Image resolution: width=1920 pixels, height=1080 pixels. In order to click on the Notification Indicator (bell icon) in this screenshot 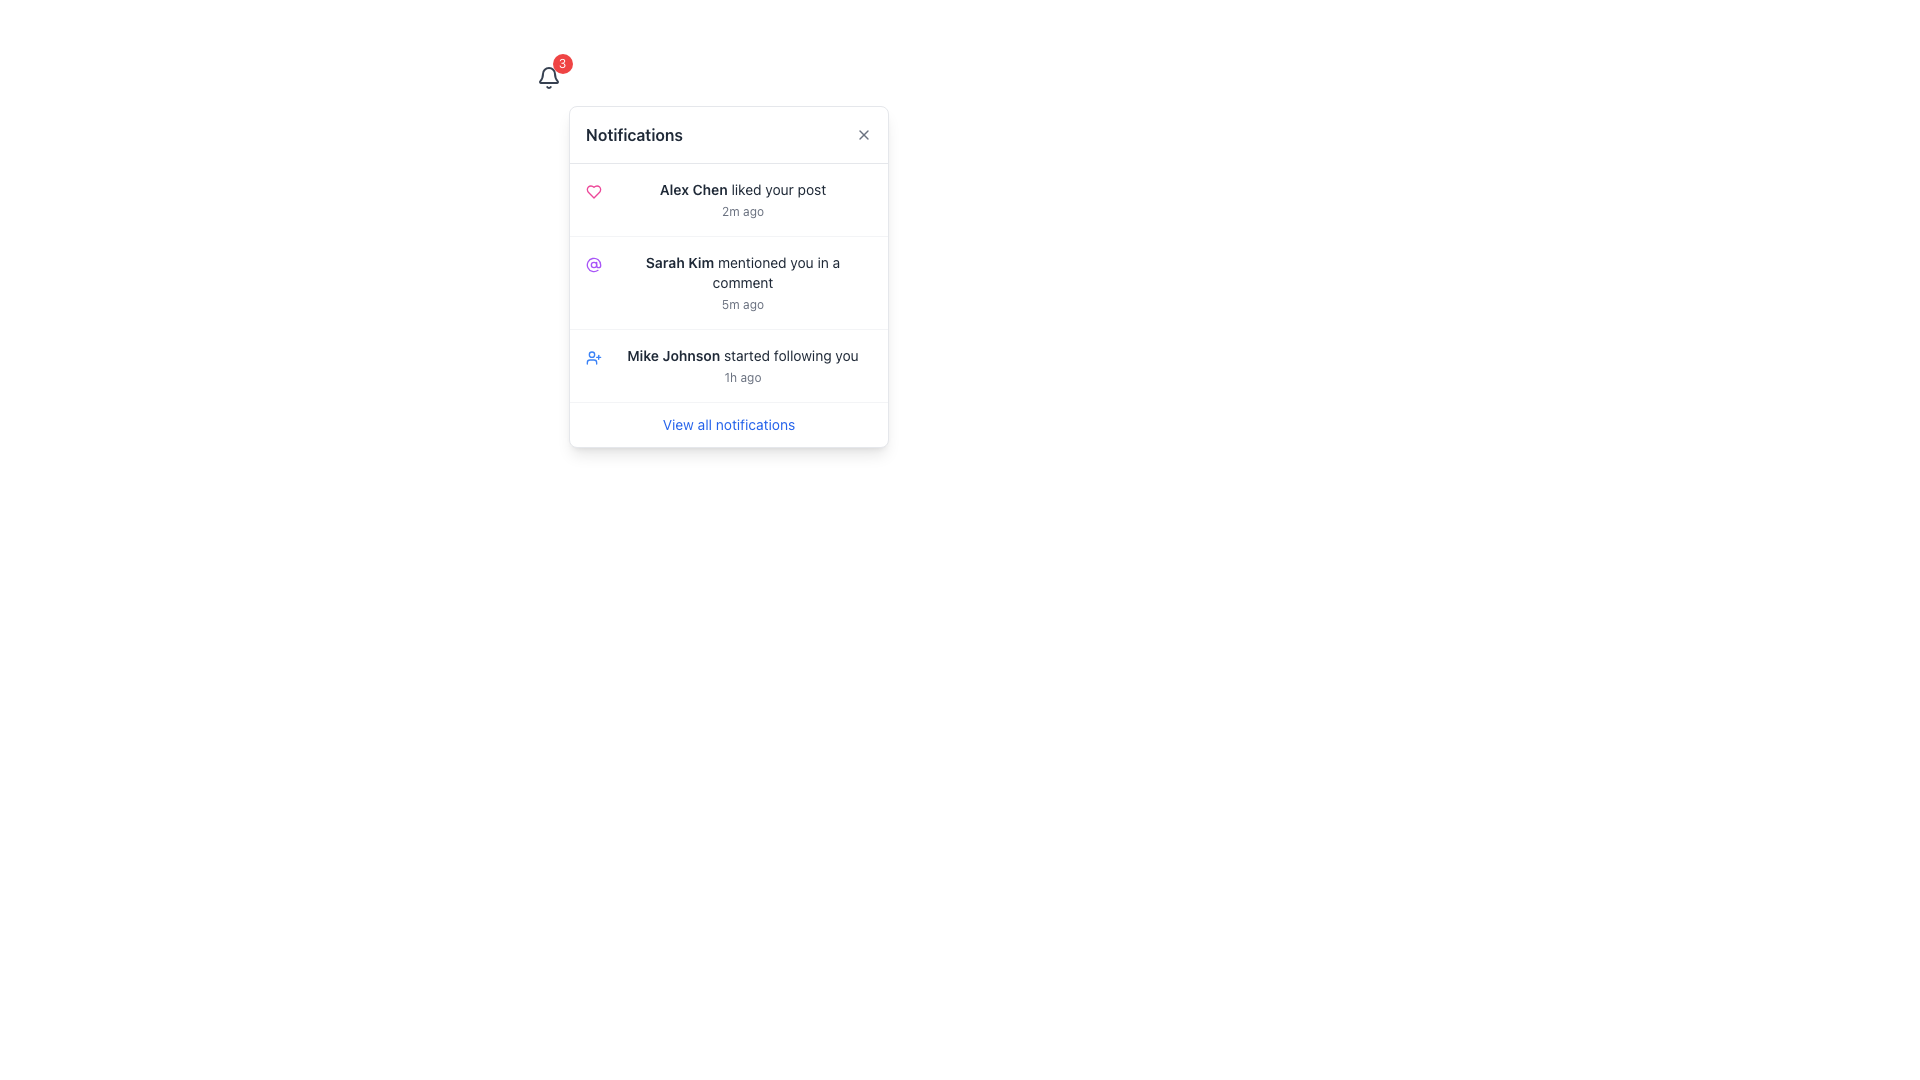, I will do `click(548, 76)`.